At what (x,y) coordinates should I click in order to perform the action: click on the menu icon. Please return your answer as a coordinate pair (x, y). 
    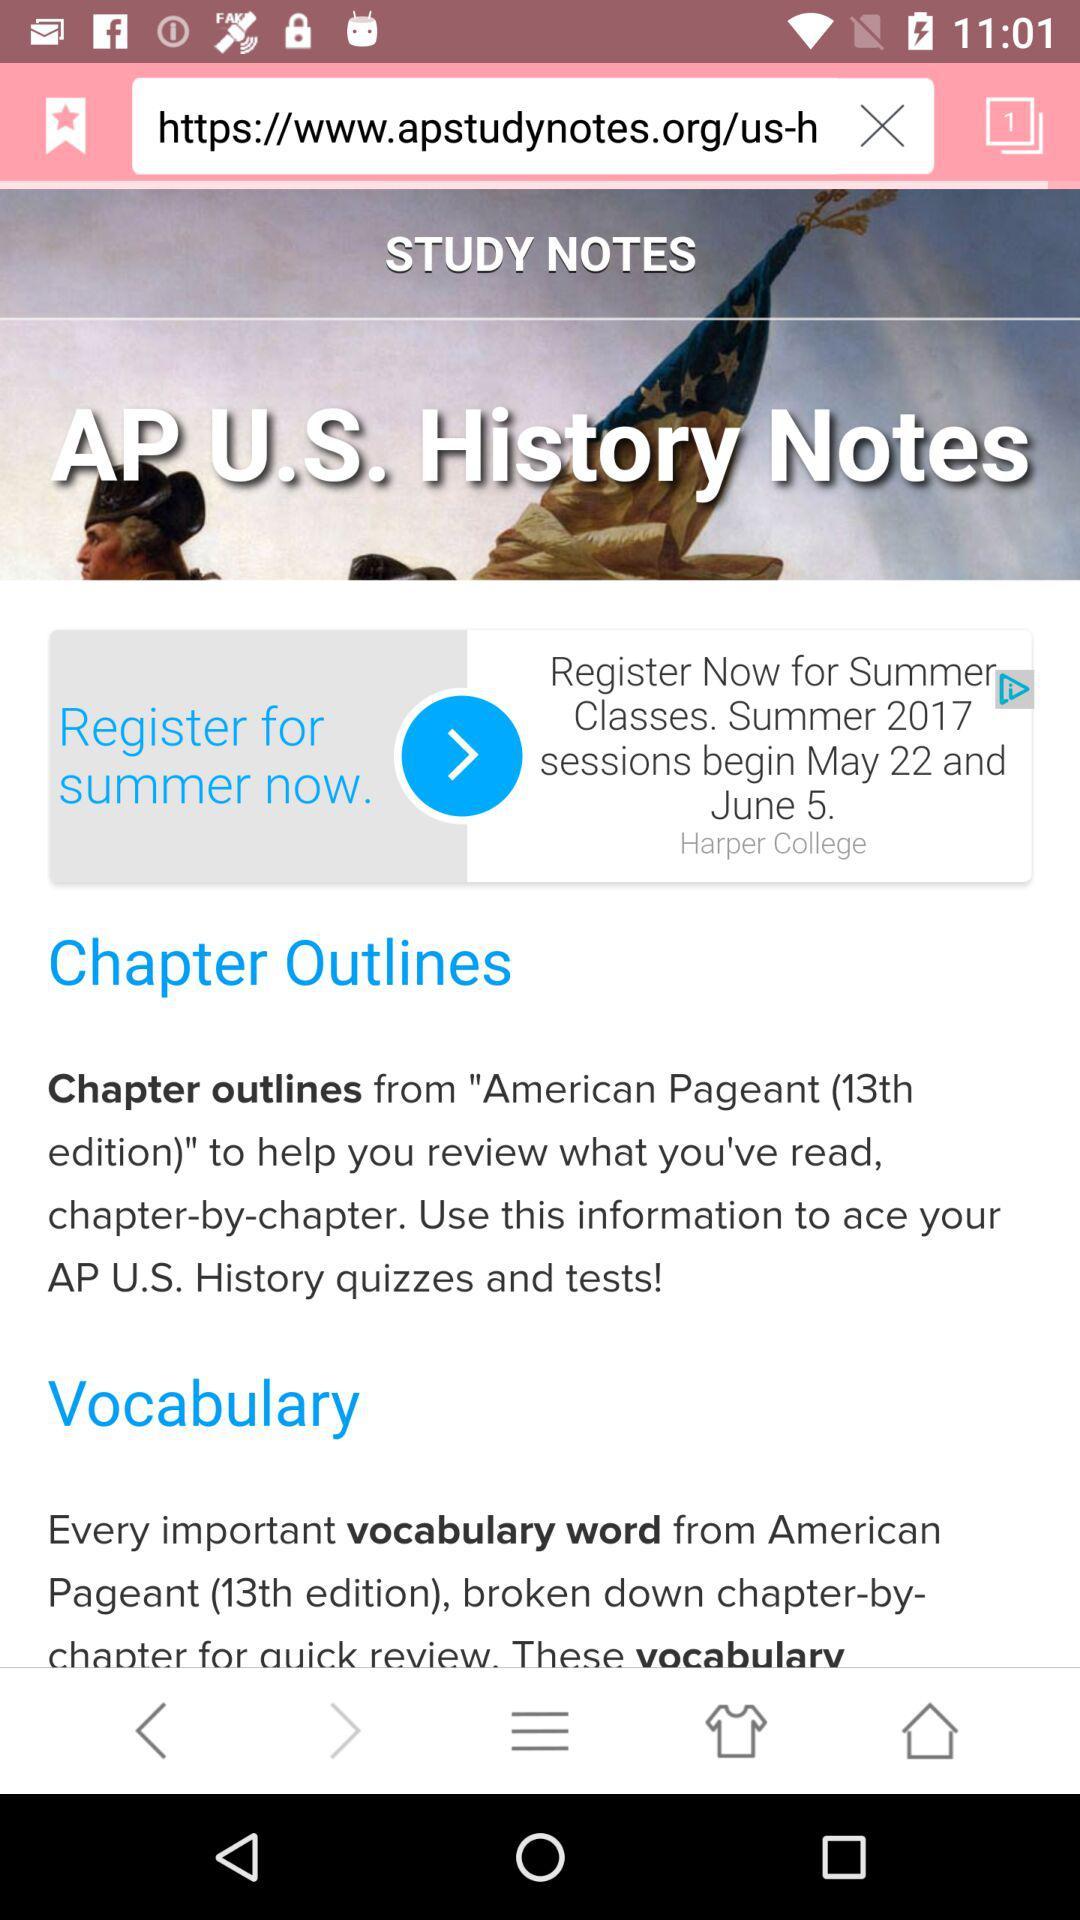
    Looking at the image, I should click on (540, 1851).